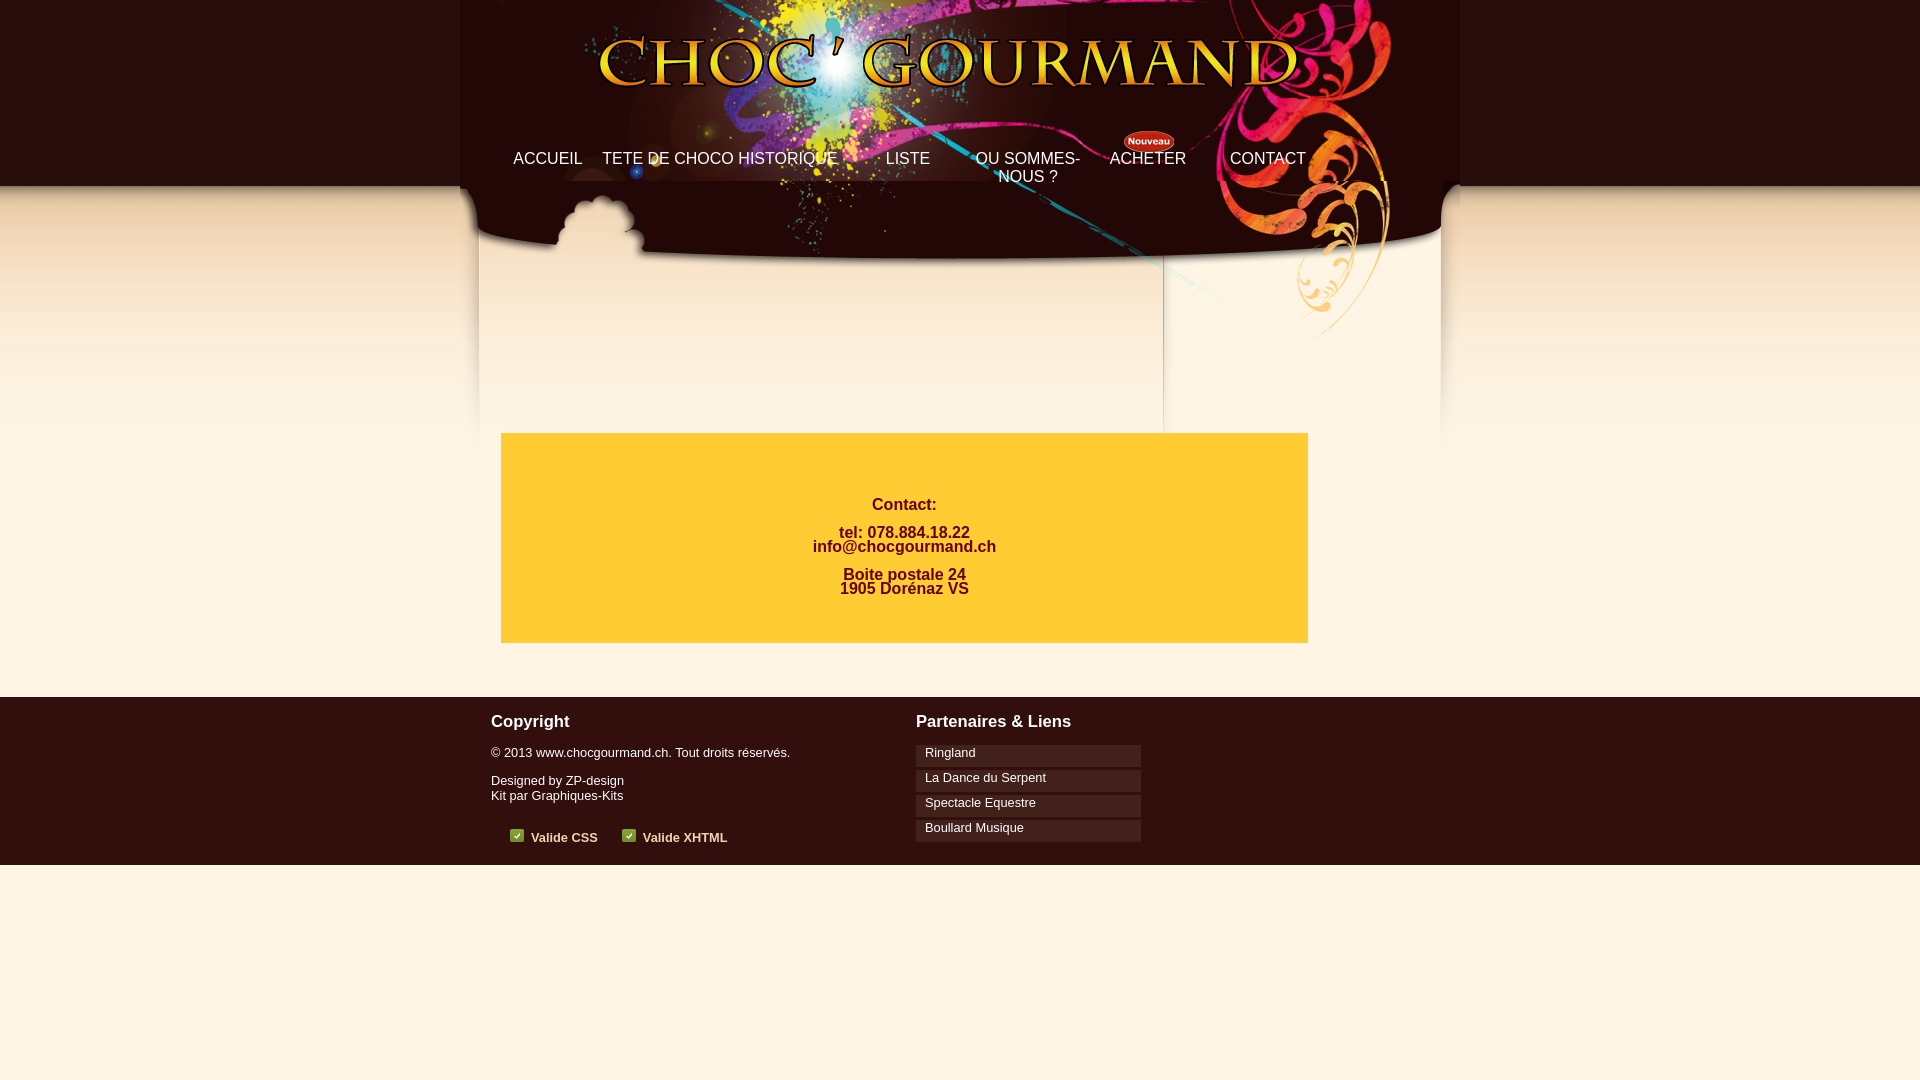  Describe the element at coordinates (563, 837) in the screenshot. I see `'Valide CSS'` at that location.